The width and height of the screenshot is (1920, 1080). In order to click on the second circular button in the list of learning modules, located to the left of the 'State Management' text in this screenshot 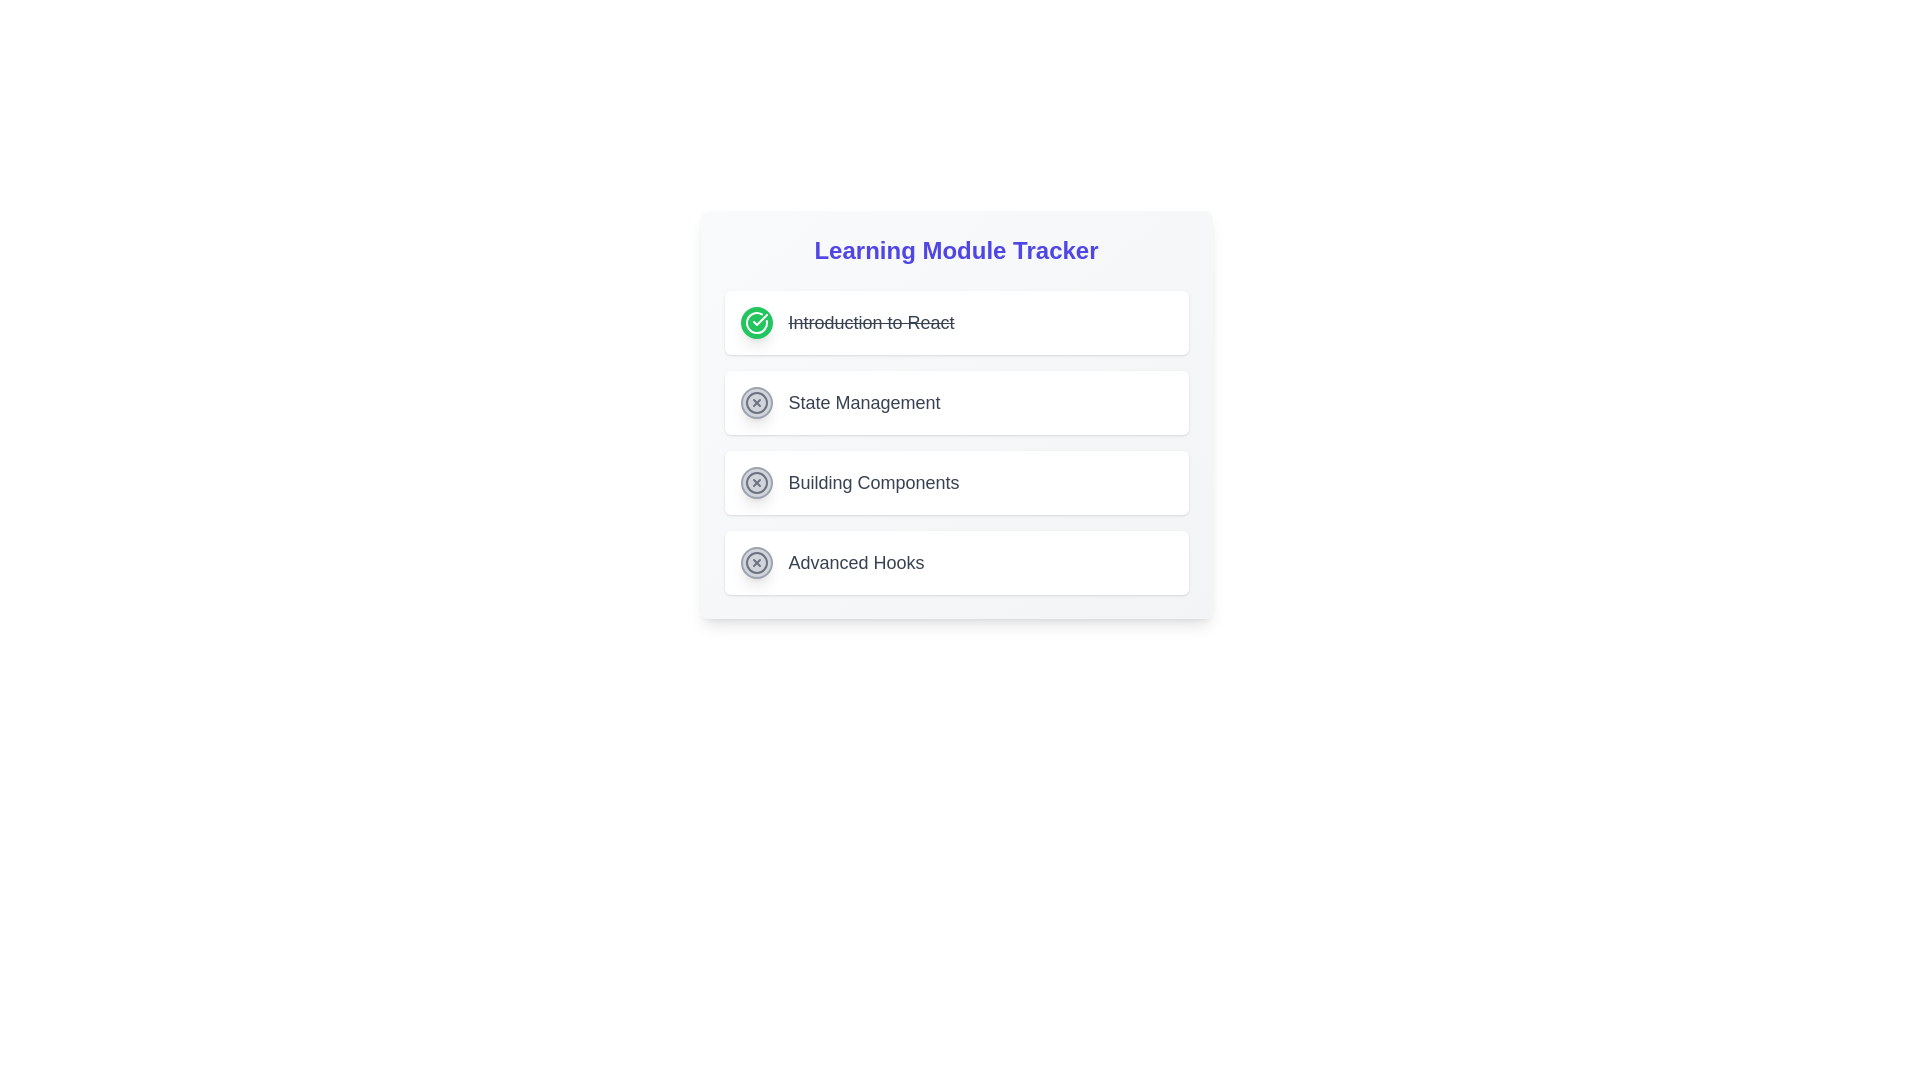, I will do `click(755, 402)`.